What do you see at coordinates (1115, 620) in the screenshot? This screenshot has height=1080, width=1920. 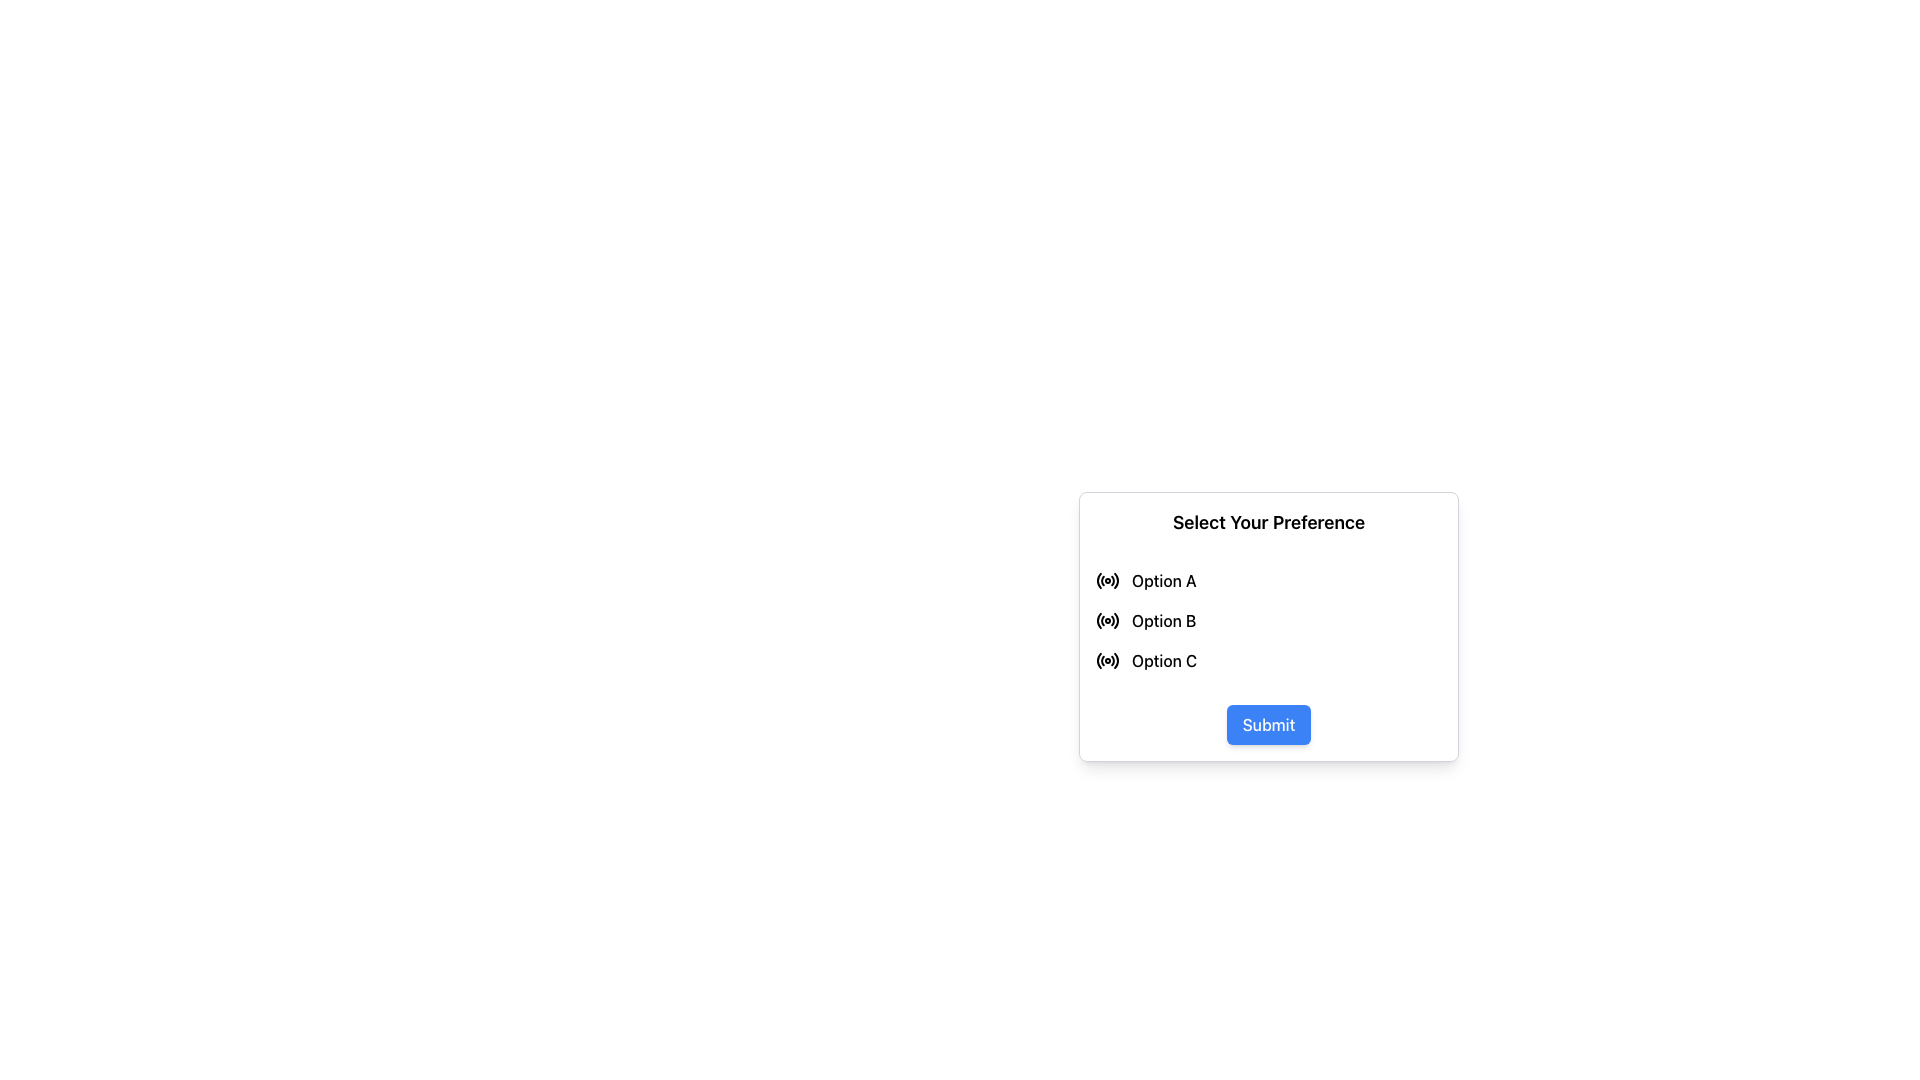 I see `the outermost circle of the SVG representing the radio button for 'Option B'` at bounding box center [1115, 620].